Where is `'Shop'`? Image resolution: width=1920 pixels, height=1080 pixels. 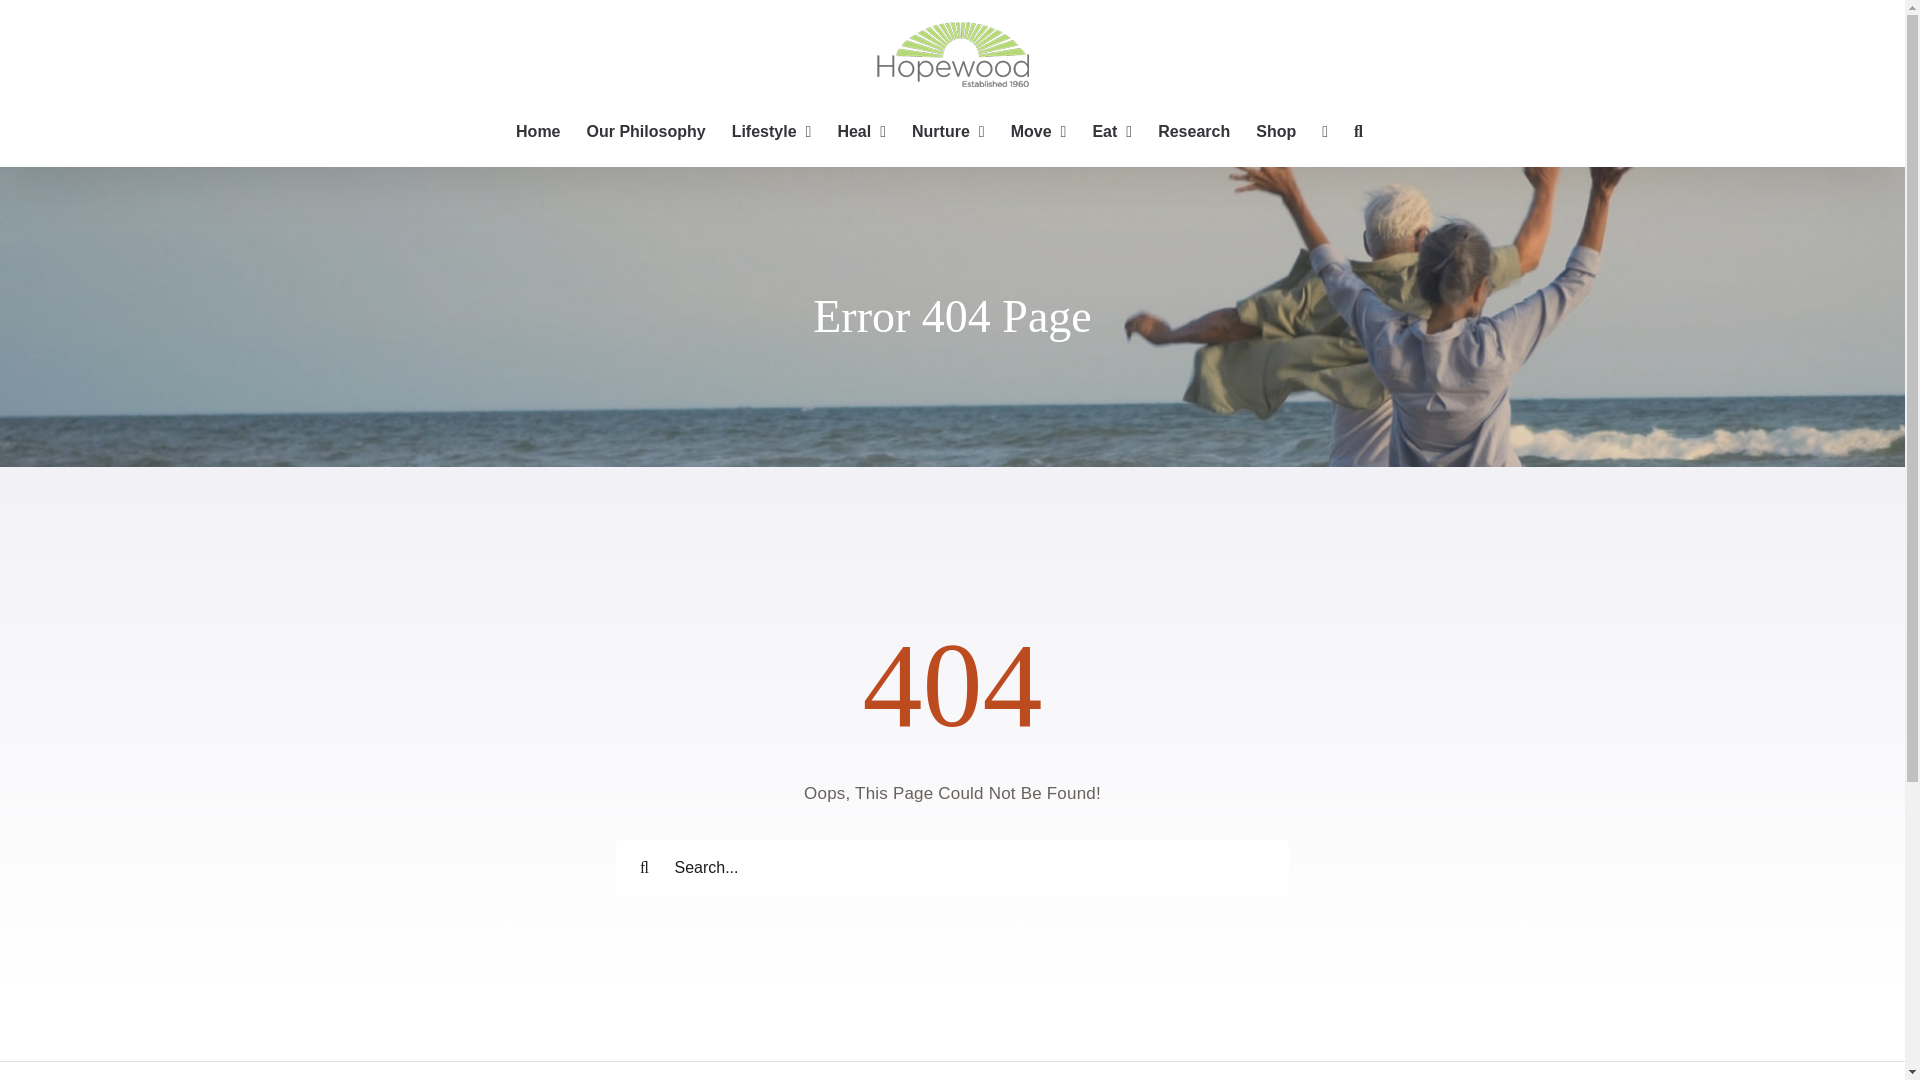
'Shop' is located at coordinates (1275, 131).